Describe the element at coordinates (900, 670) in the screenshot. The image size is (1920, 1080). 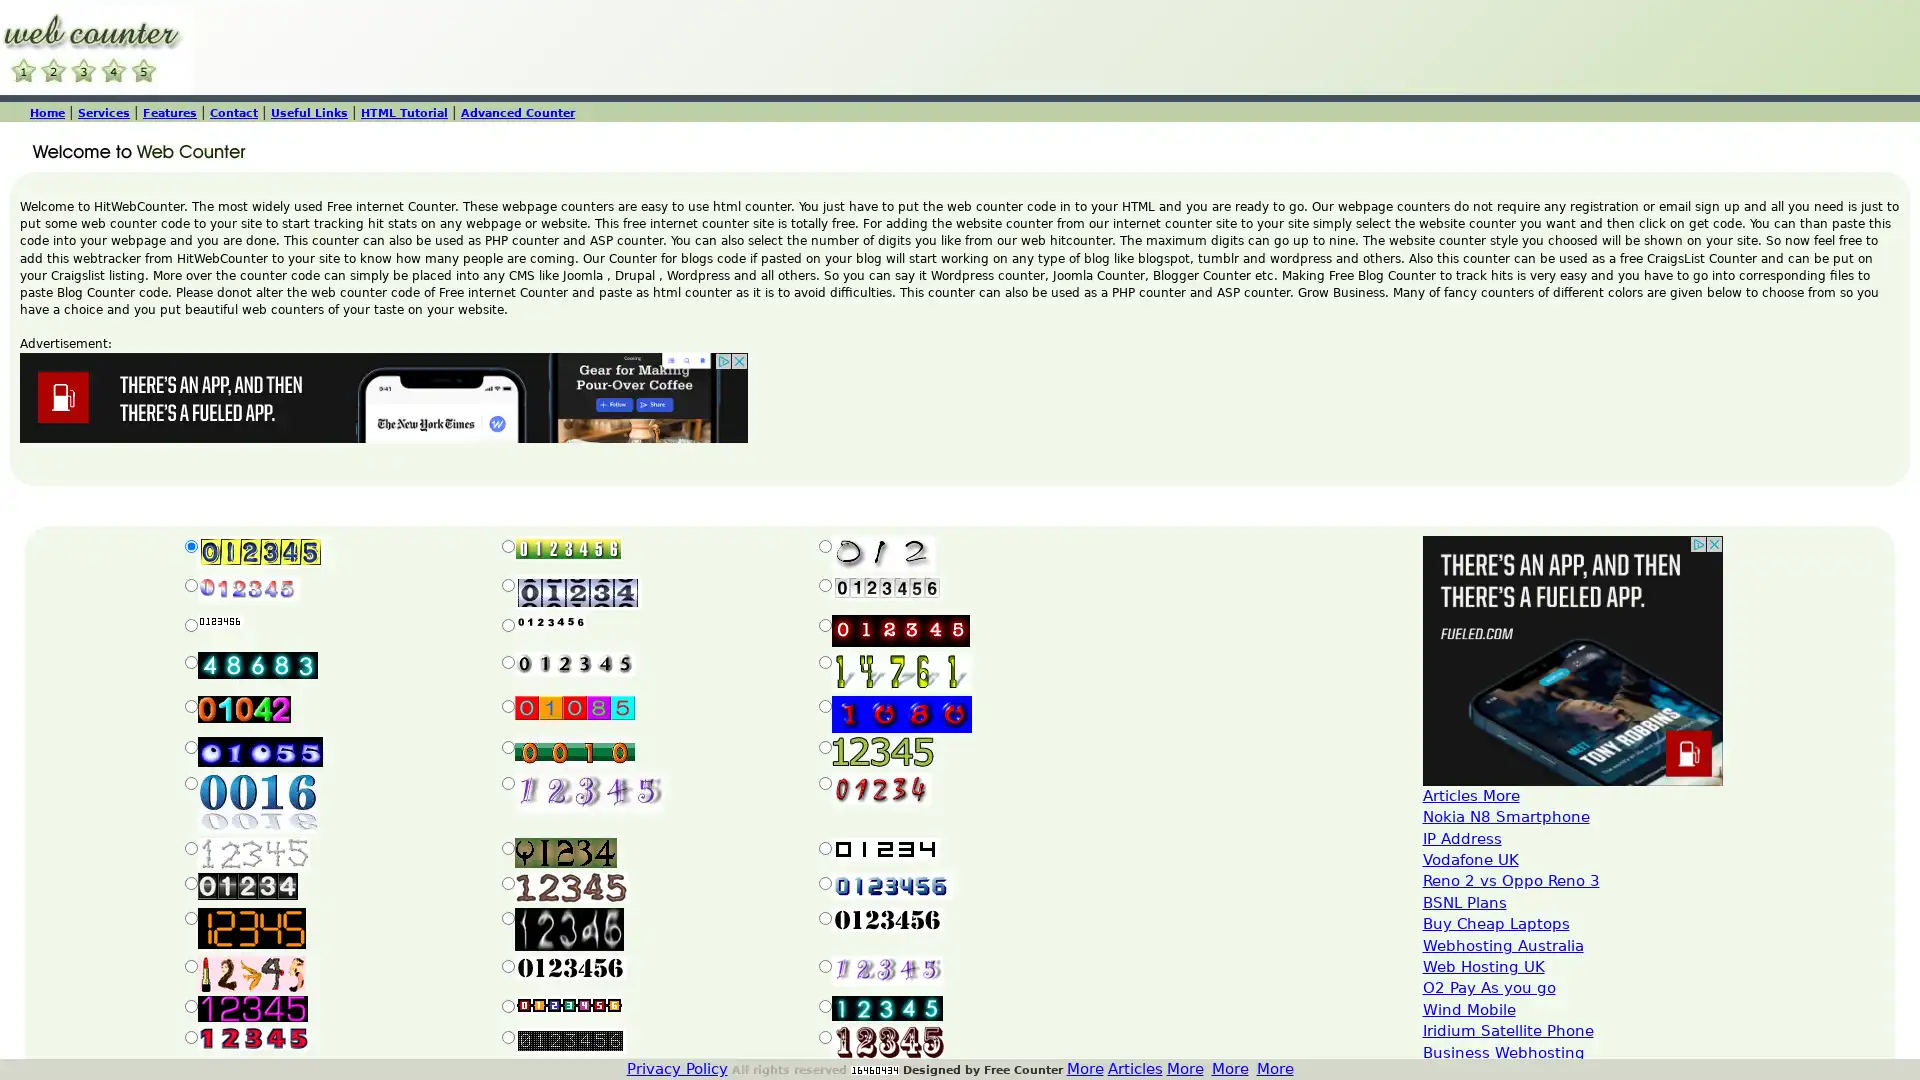
I see `Submit` at that location.